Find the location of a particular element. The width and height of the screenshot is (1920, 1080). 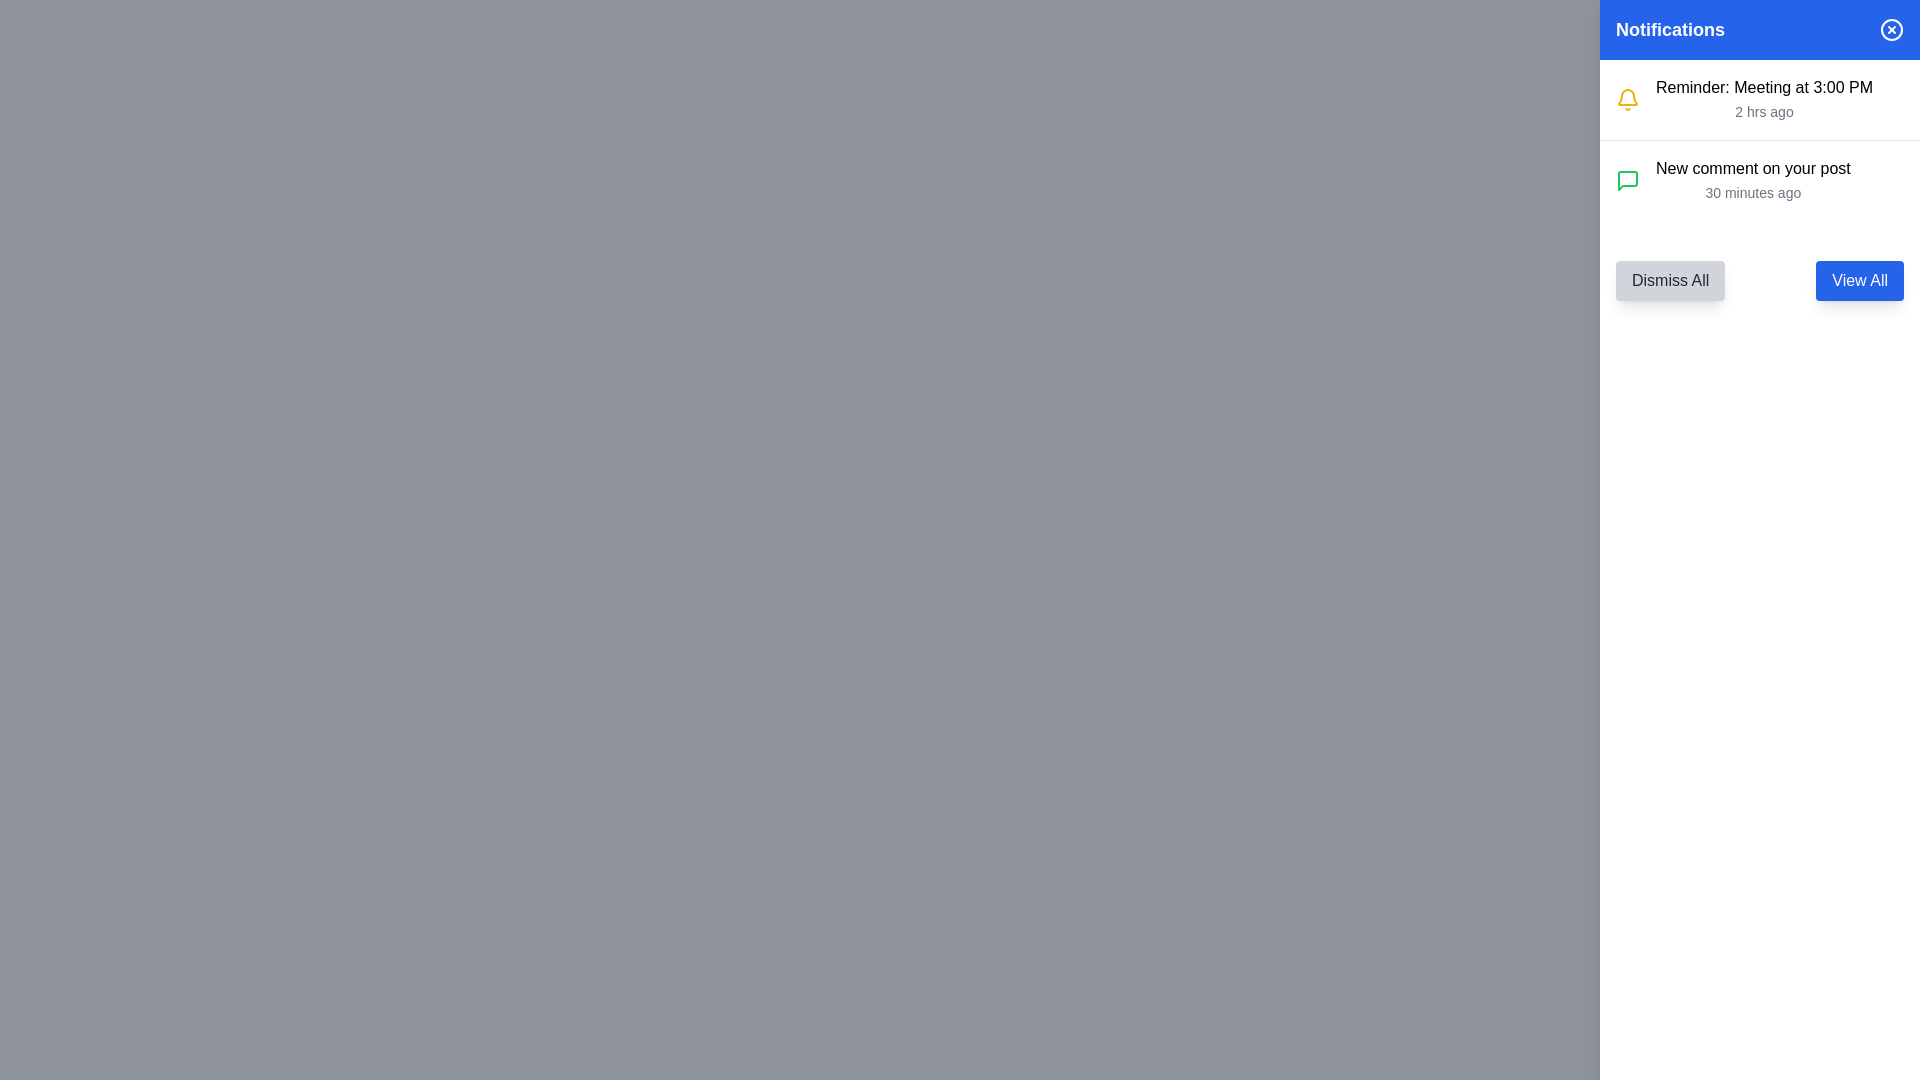

the blue 'View All' button located at the top-right of the notification panel is located at coordinates (1859, 281).